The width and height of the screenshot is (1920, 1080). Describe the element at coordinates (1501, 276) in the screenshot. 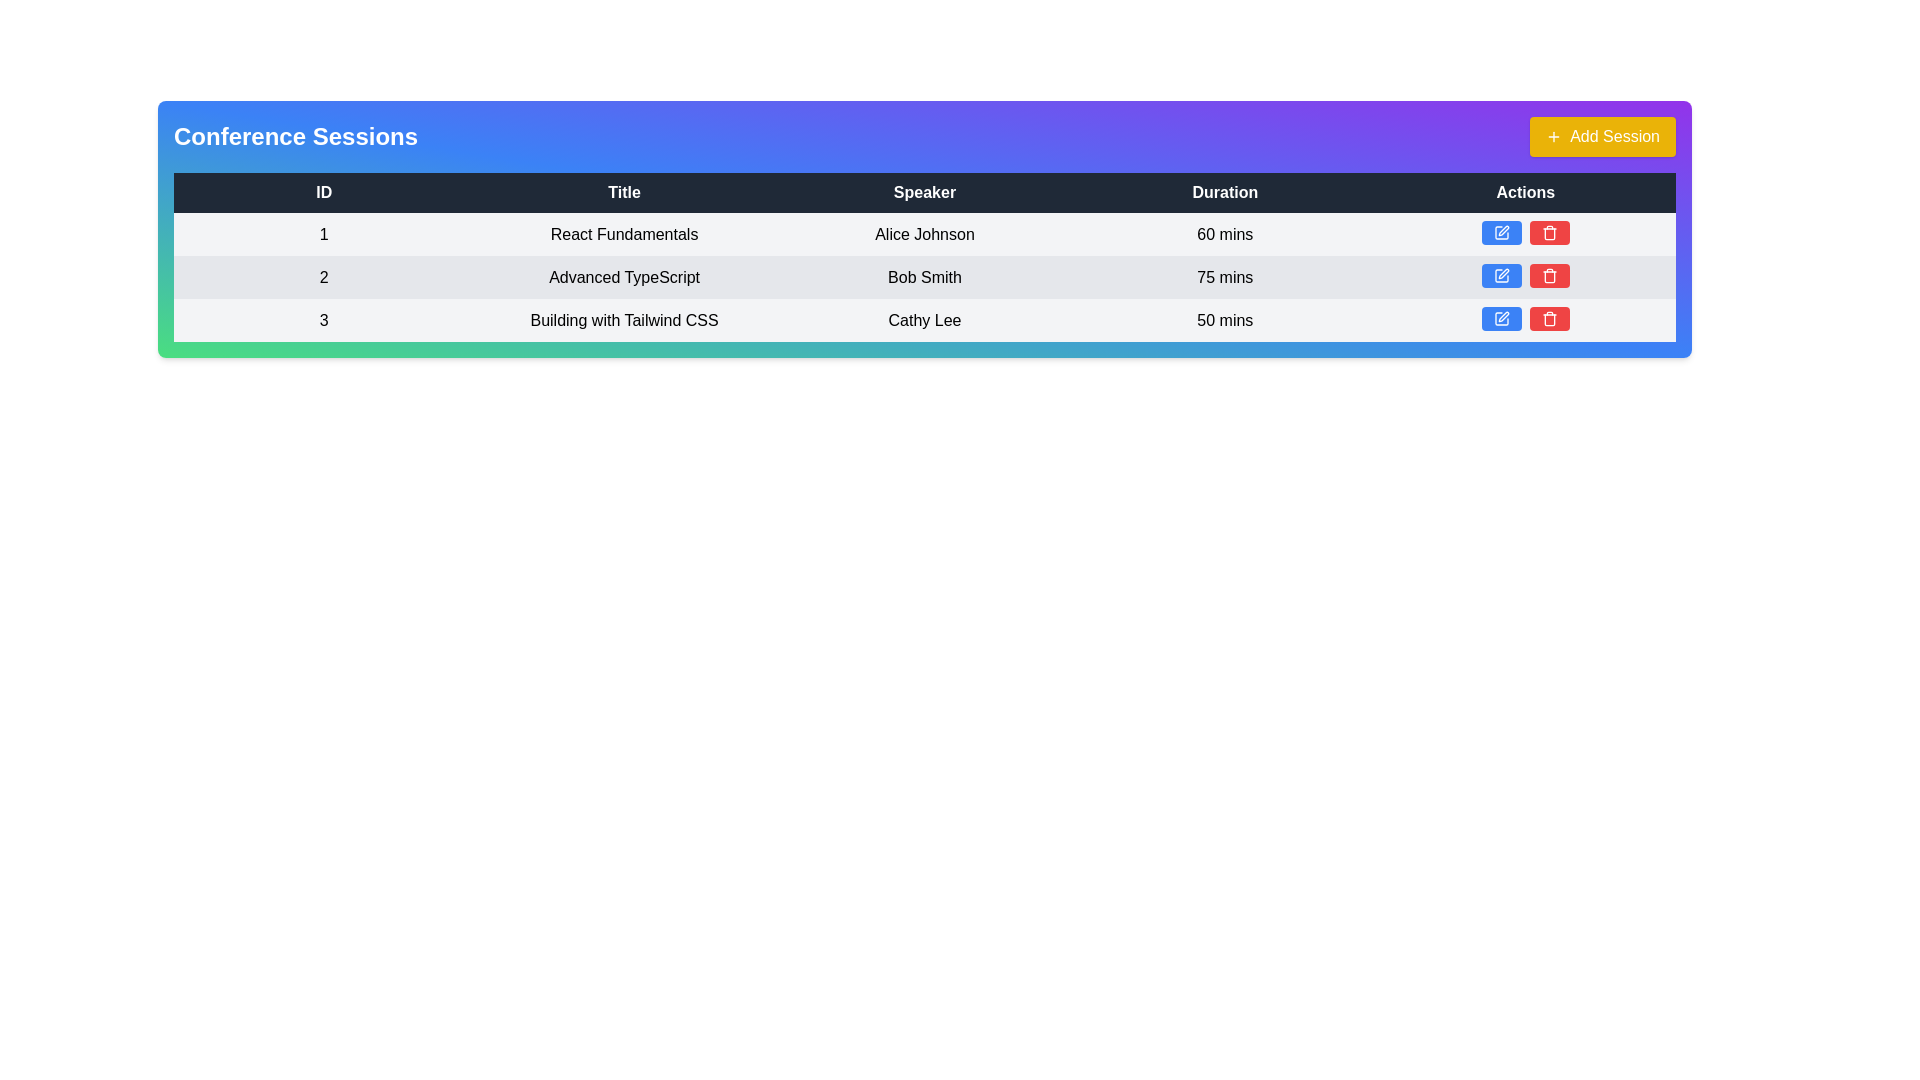

I see `the edit button for the 'Advanced TypeScript' row located in the 'Actions' column of the conference sessions table` at that location.